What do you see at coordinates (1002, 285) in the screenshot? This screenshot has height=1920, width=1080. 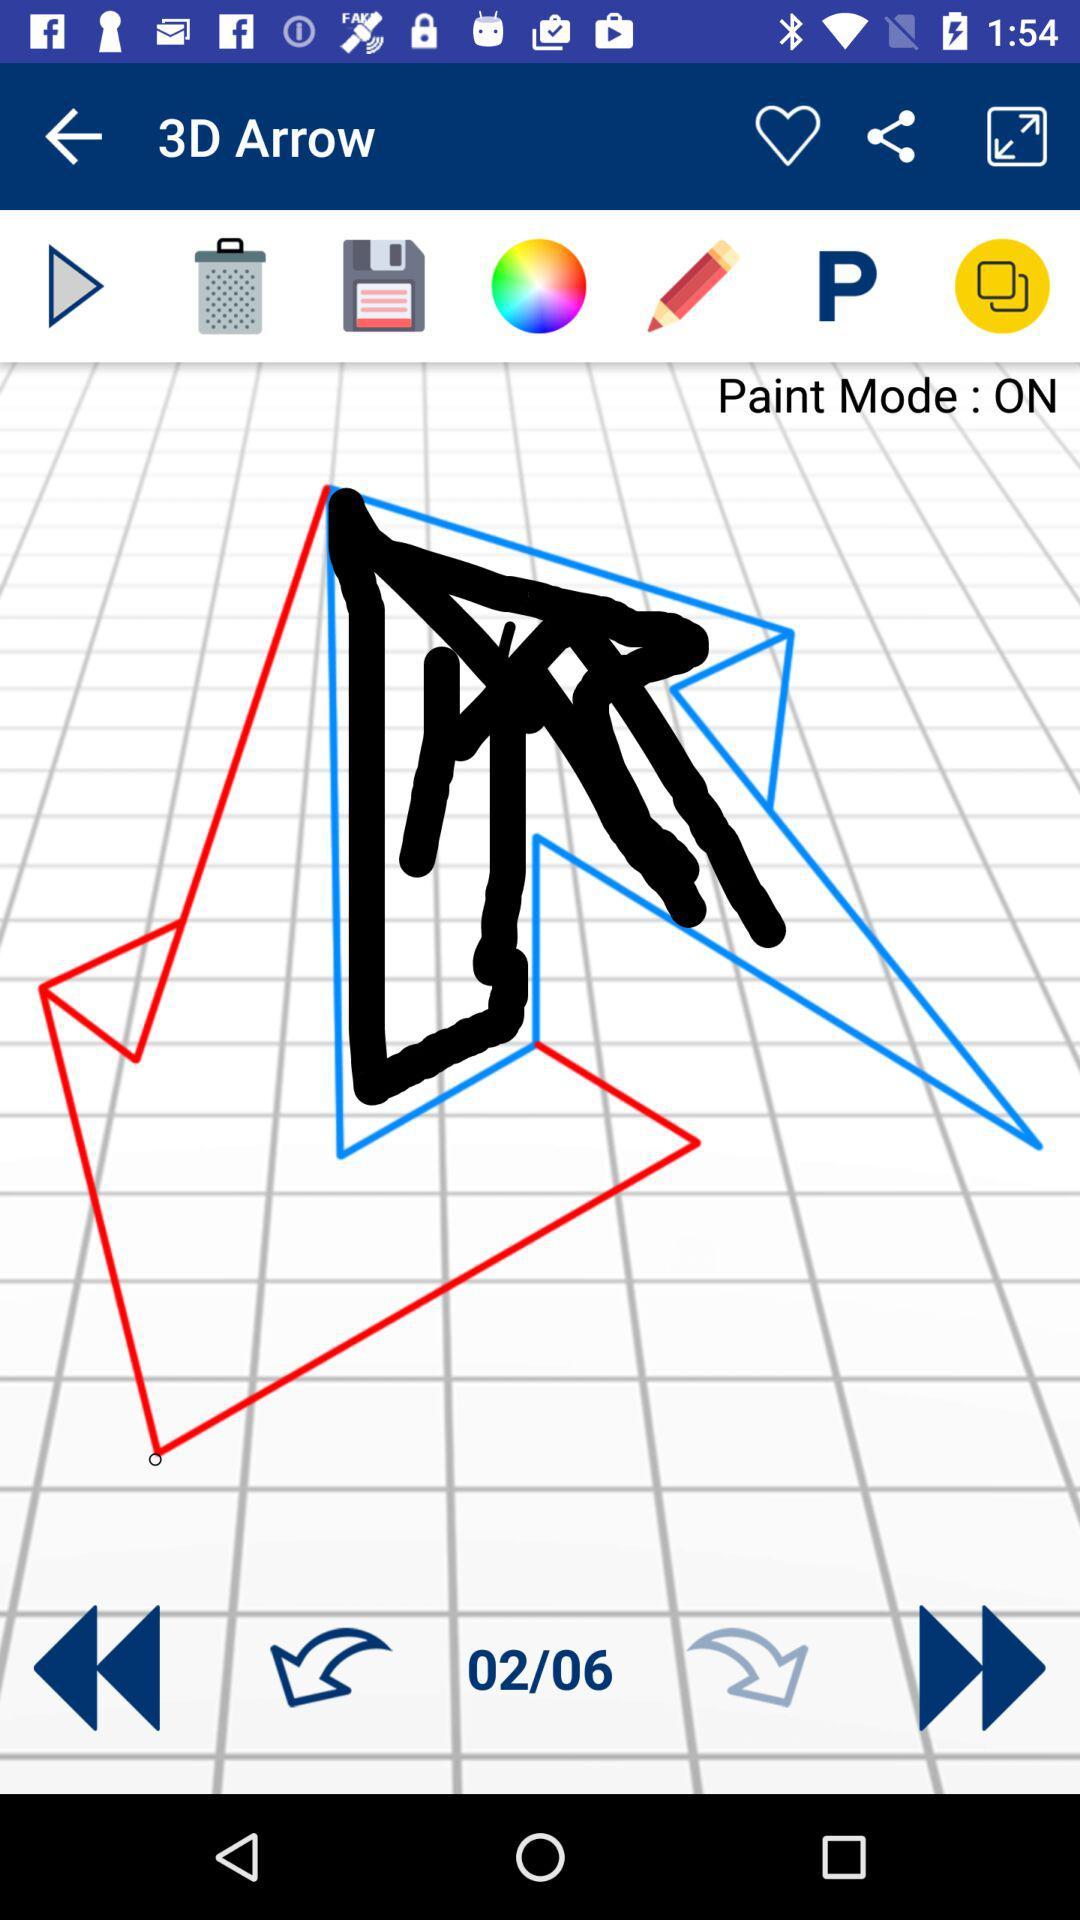 I see `the copy icon` at bounding box center [1002, 285].